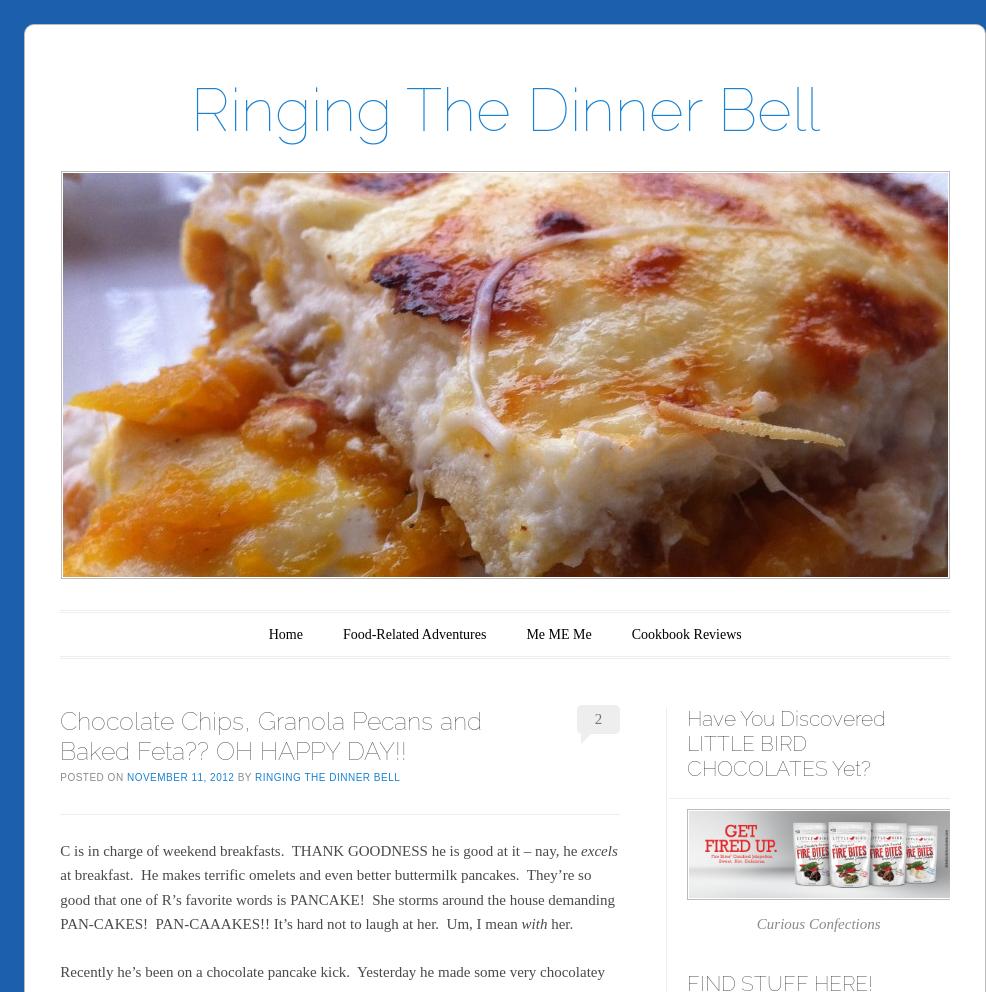  What do you see at coordinates (336, 898) in the screenshot?
I see `'at breakfast.  He makes terrific omelets and even better buttermilk pancakes.  They’re so good that one of R’s favorite words is PANCAKE!  She storms around the house demanding PAN-CAKES!  PAN-CAAAKES!! It’s hard not to laugh at her.  Um, I mean'` at bounding box center [336, 898].